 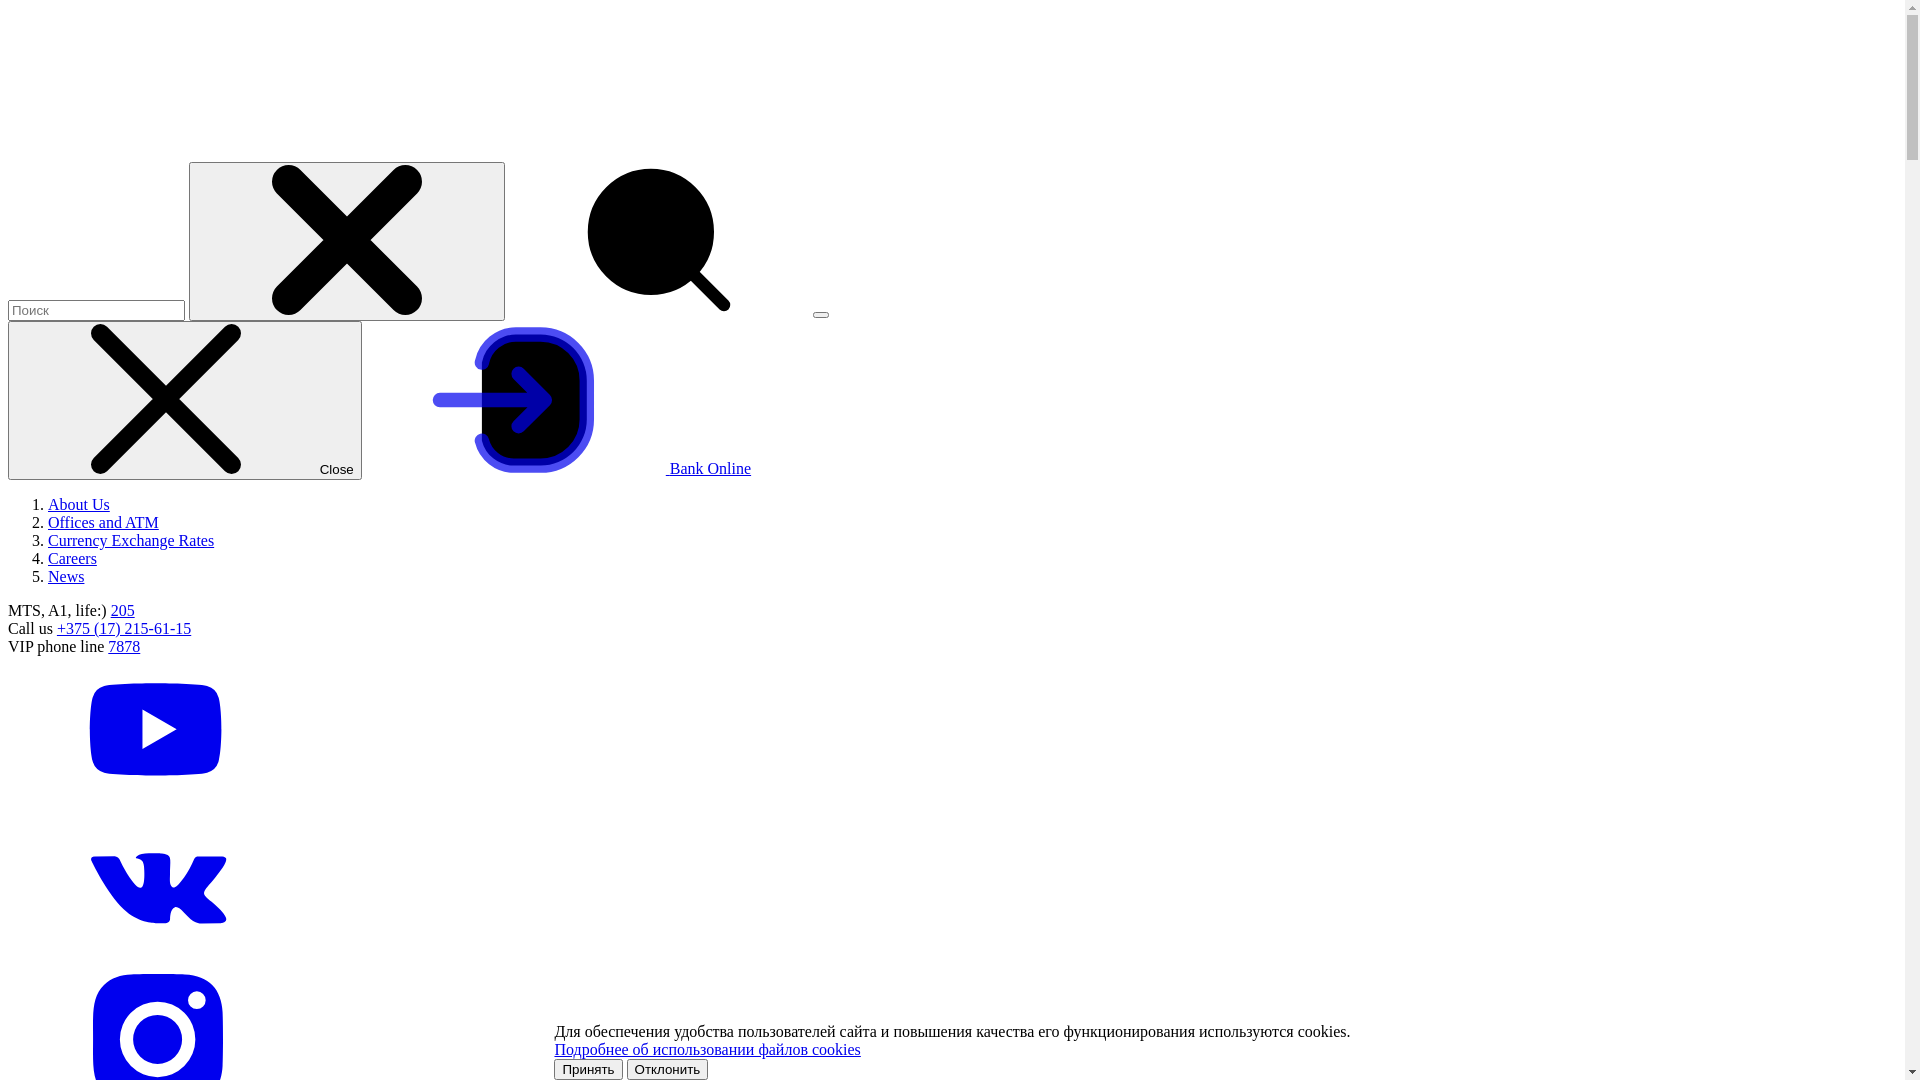 I want to click on 'News', so click(x=66, y=576).